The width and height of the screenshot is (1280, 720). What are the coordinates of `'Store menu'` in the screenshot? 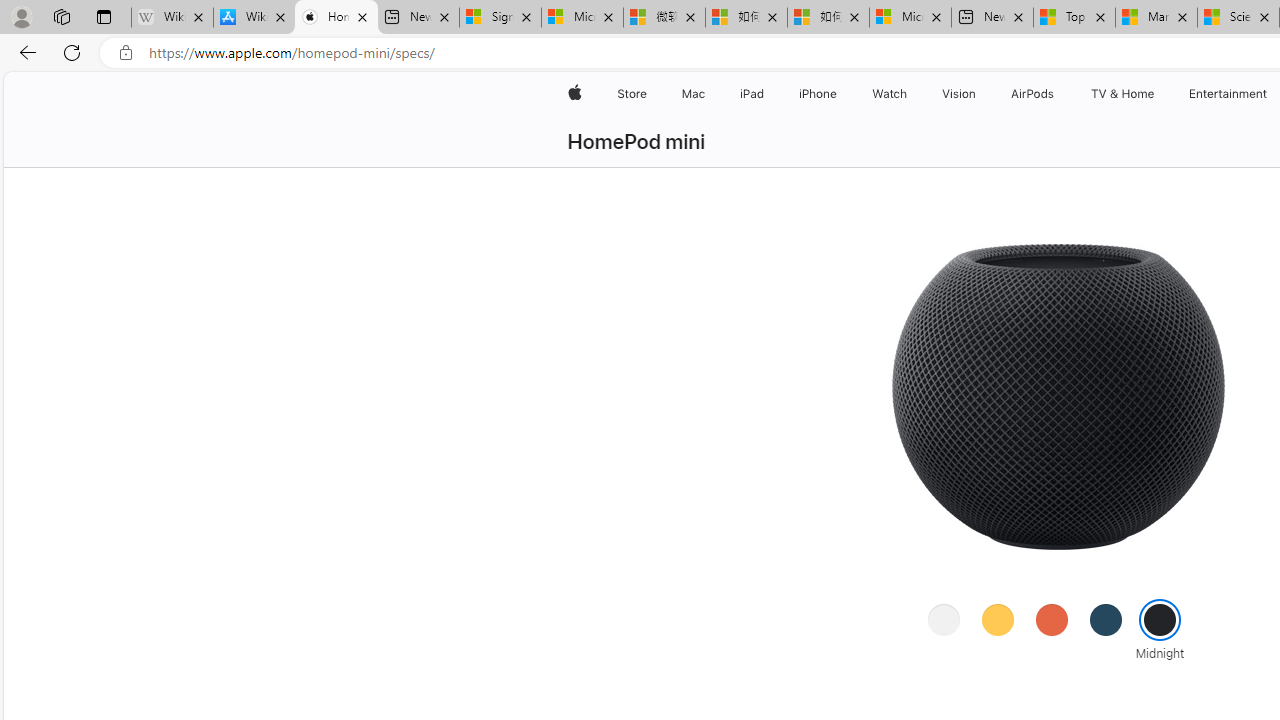 It's located at (650, 93).